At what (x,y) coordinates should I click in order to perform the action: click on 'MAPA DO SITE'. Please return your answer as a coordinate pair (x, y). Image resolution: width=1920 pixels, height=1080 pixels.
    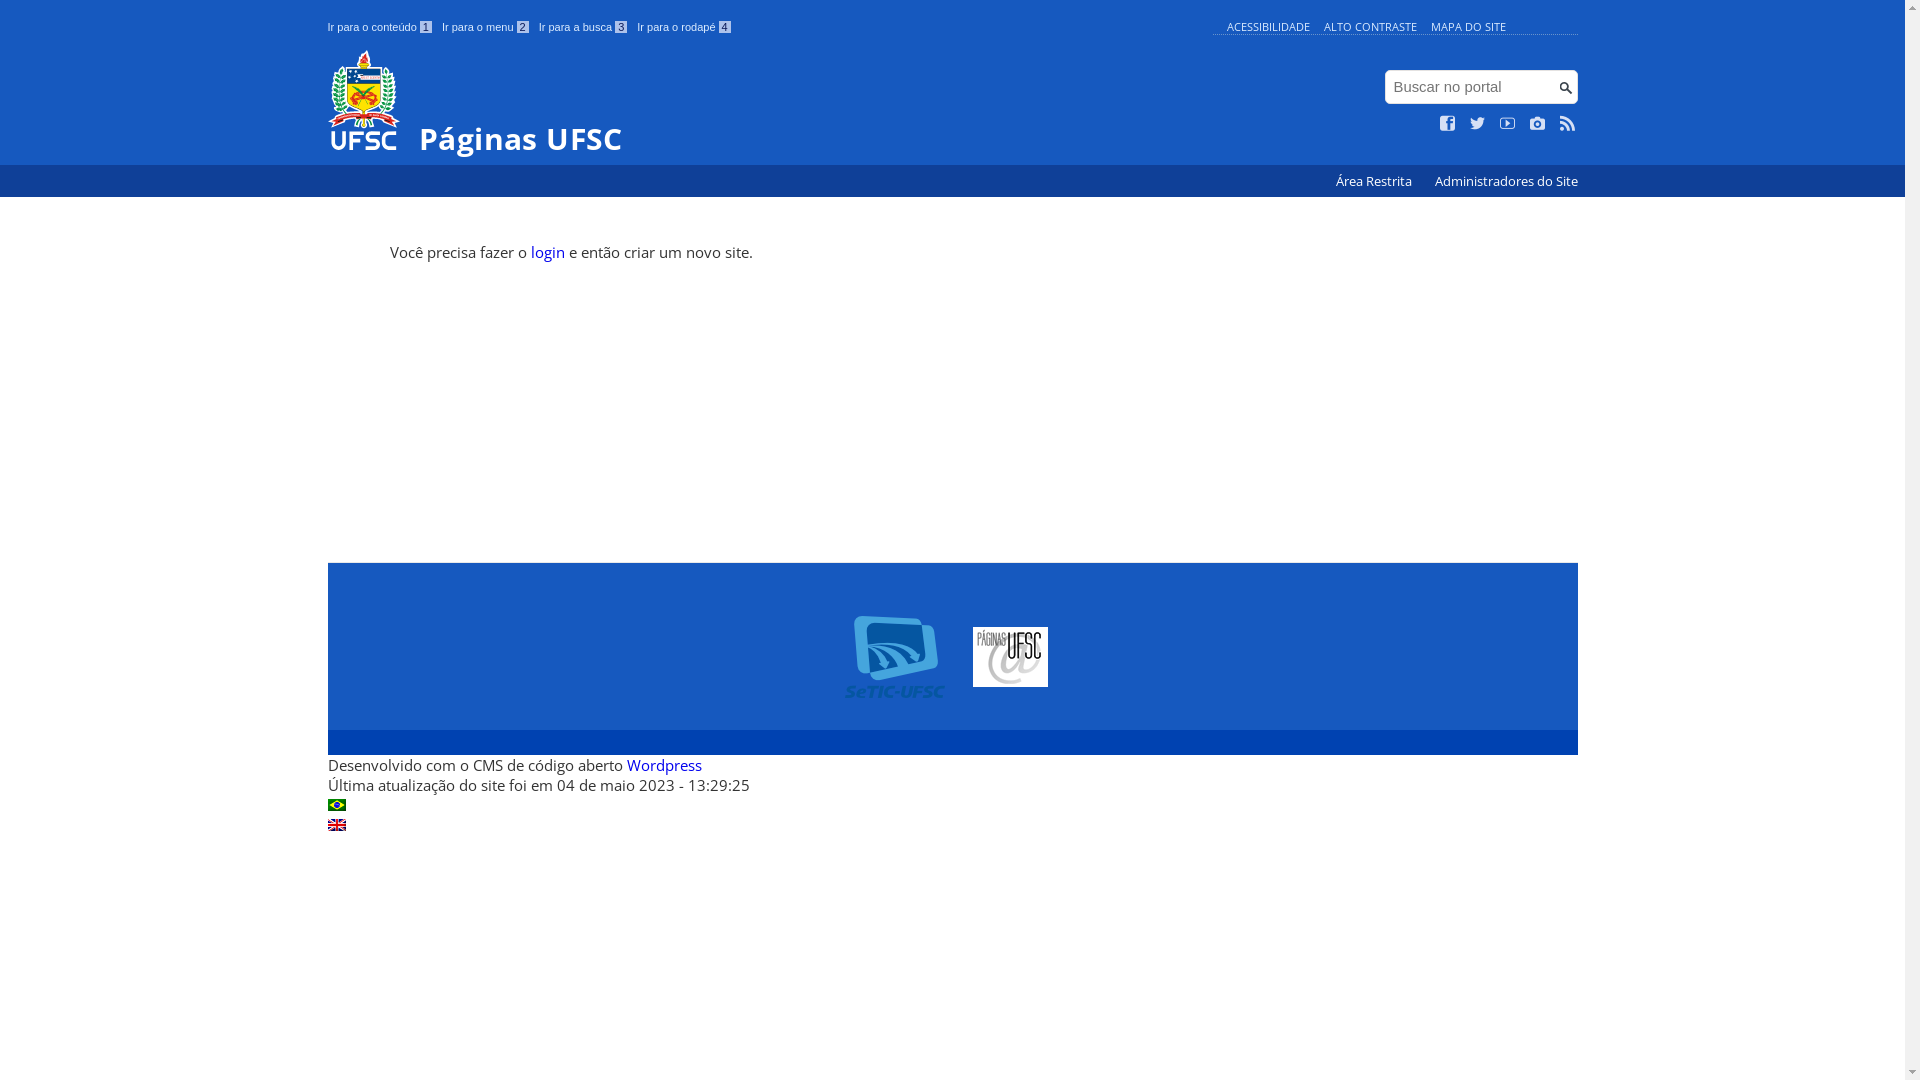
    Looking at the image, I should click on (1429, 26).